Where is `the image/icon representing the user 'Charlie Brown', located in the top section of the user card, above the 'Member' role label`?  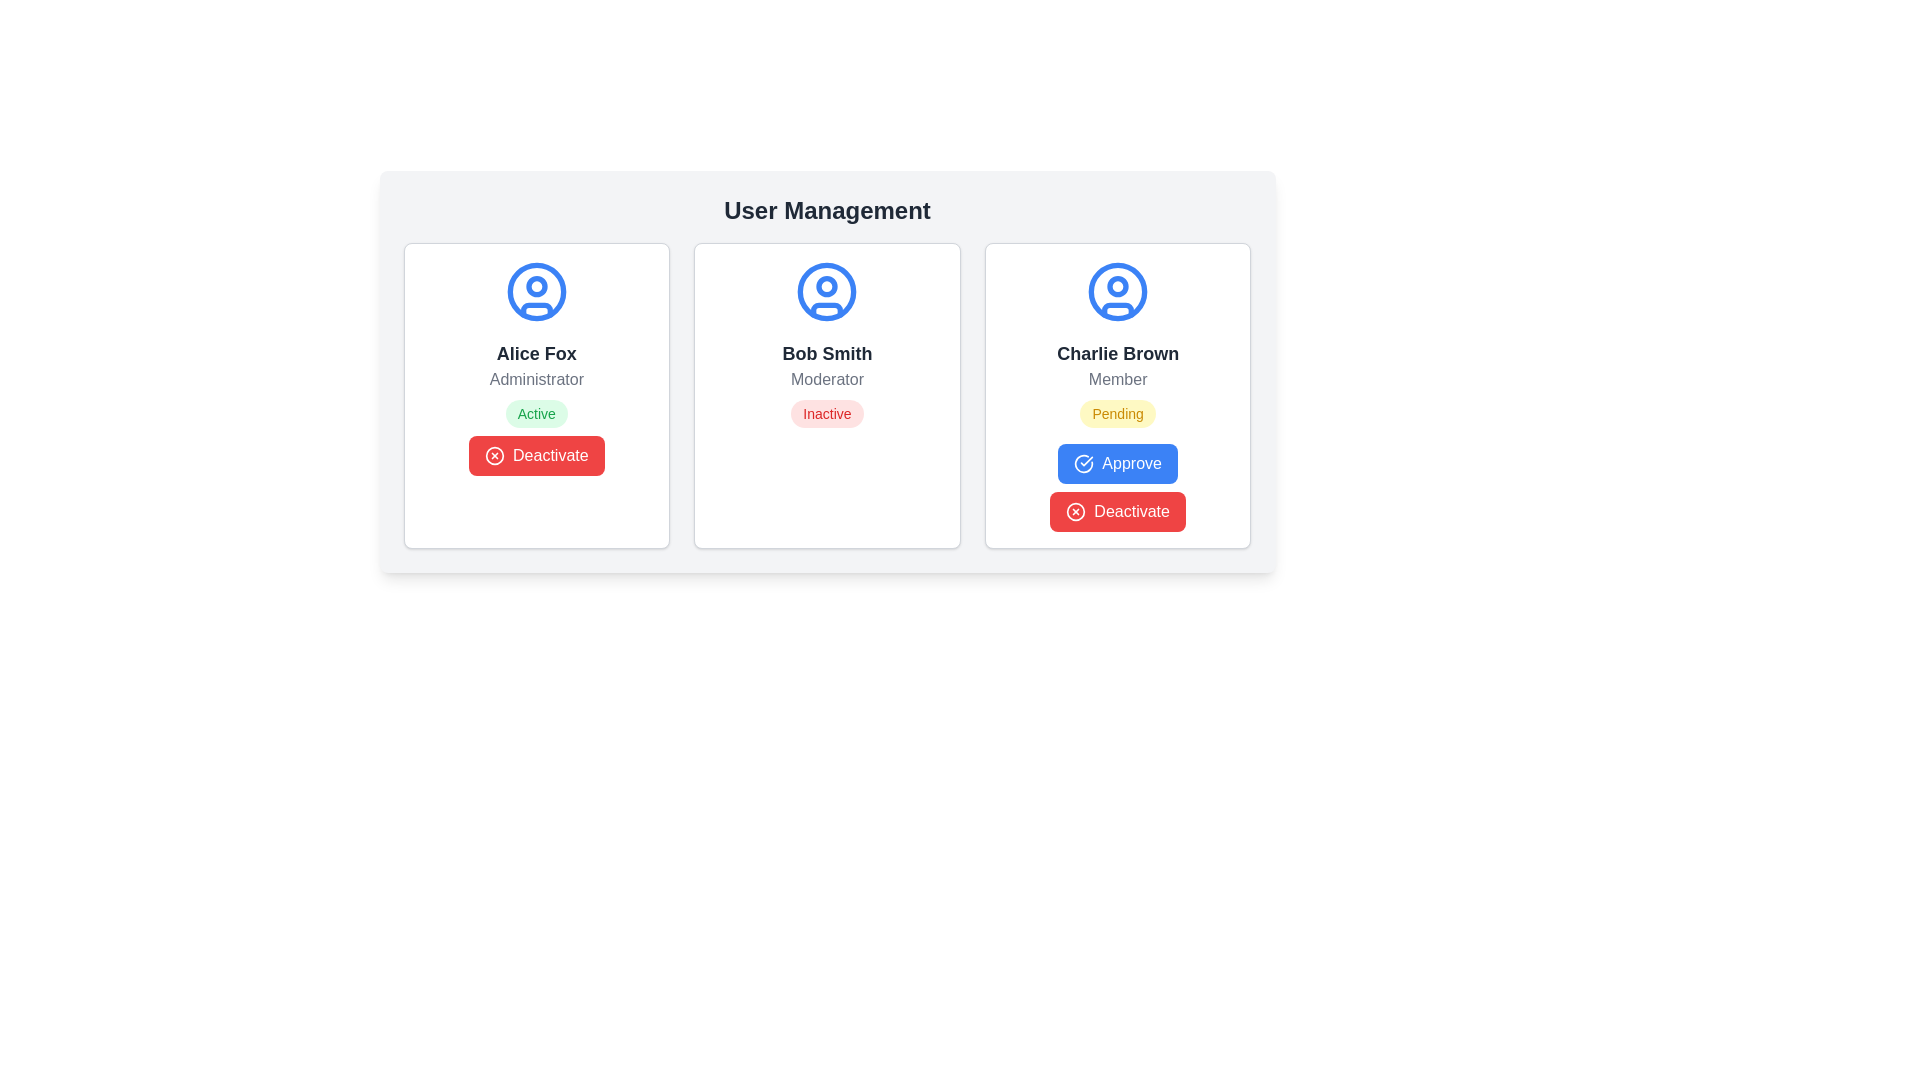
the image/icon representing the user 'Charlie Brown', located in the top section of the user card, above the 'Member' role label is located at coordinates (1117, 292).